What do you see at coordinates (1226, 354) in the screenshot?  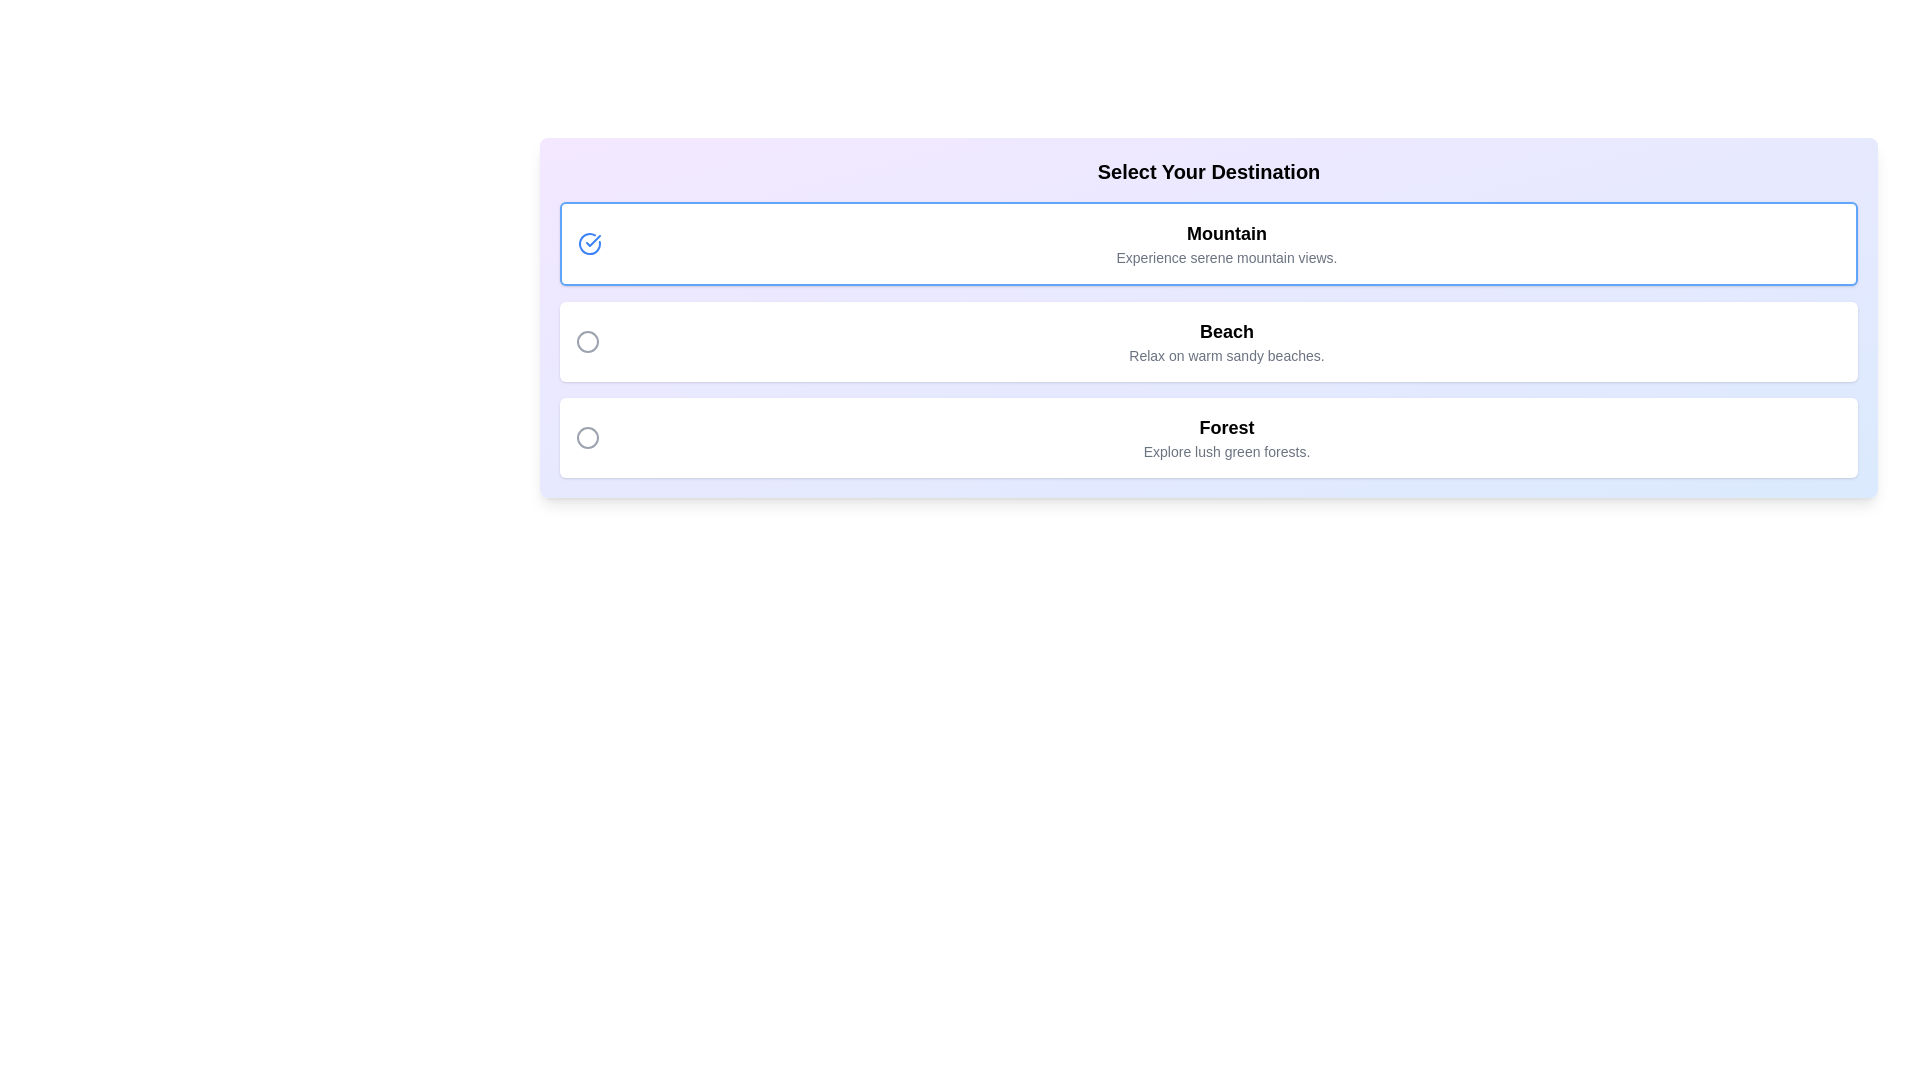 I see `the text label that reads 'Relax on warm sandy beaches.' located directly beneath the bold 'Beach' heading in the interface` at bounding box center [1226, 354].